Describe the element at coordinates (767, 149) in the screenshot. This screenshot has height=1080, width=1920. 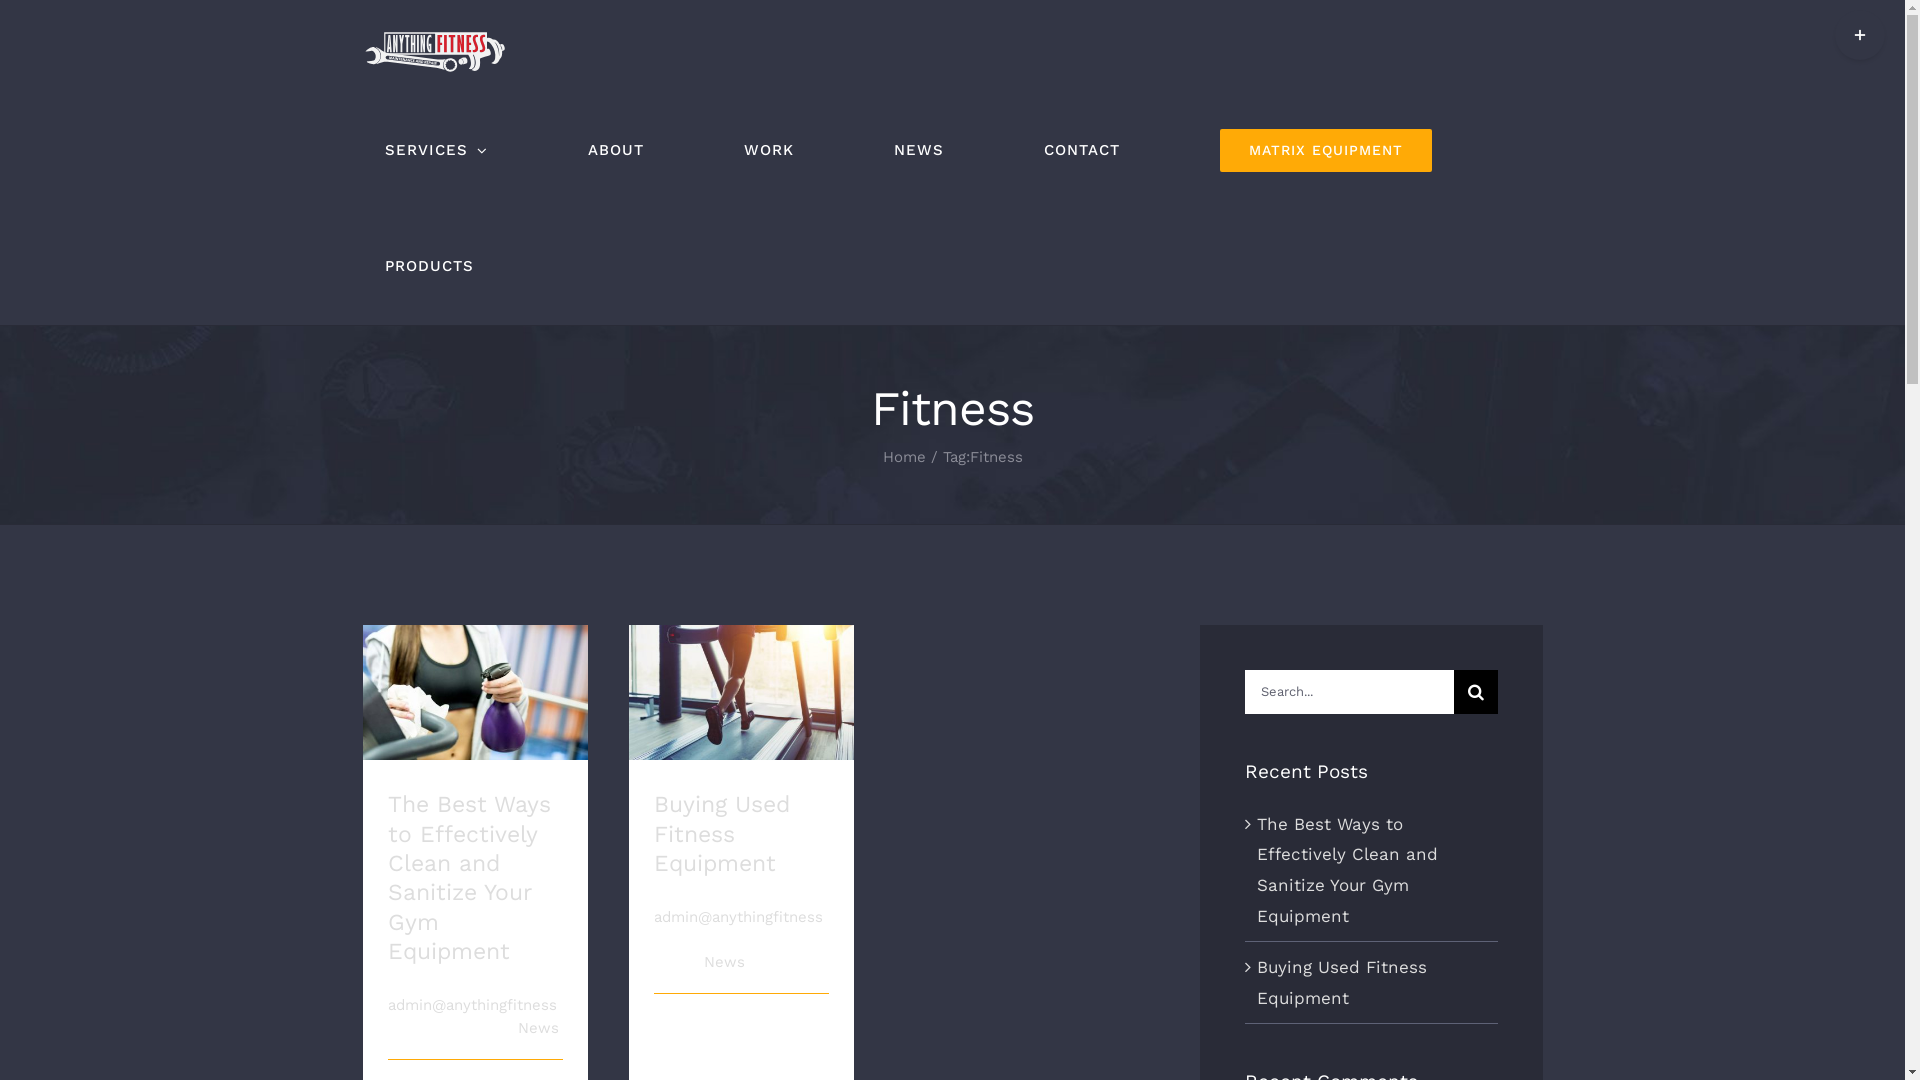
I see `'WORK'` at that location.